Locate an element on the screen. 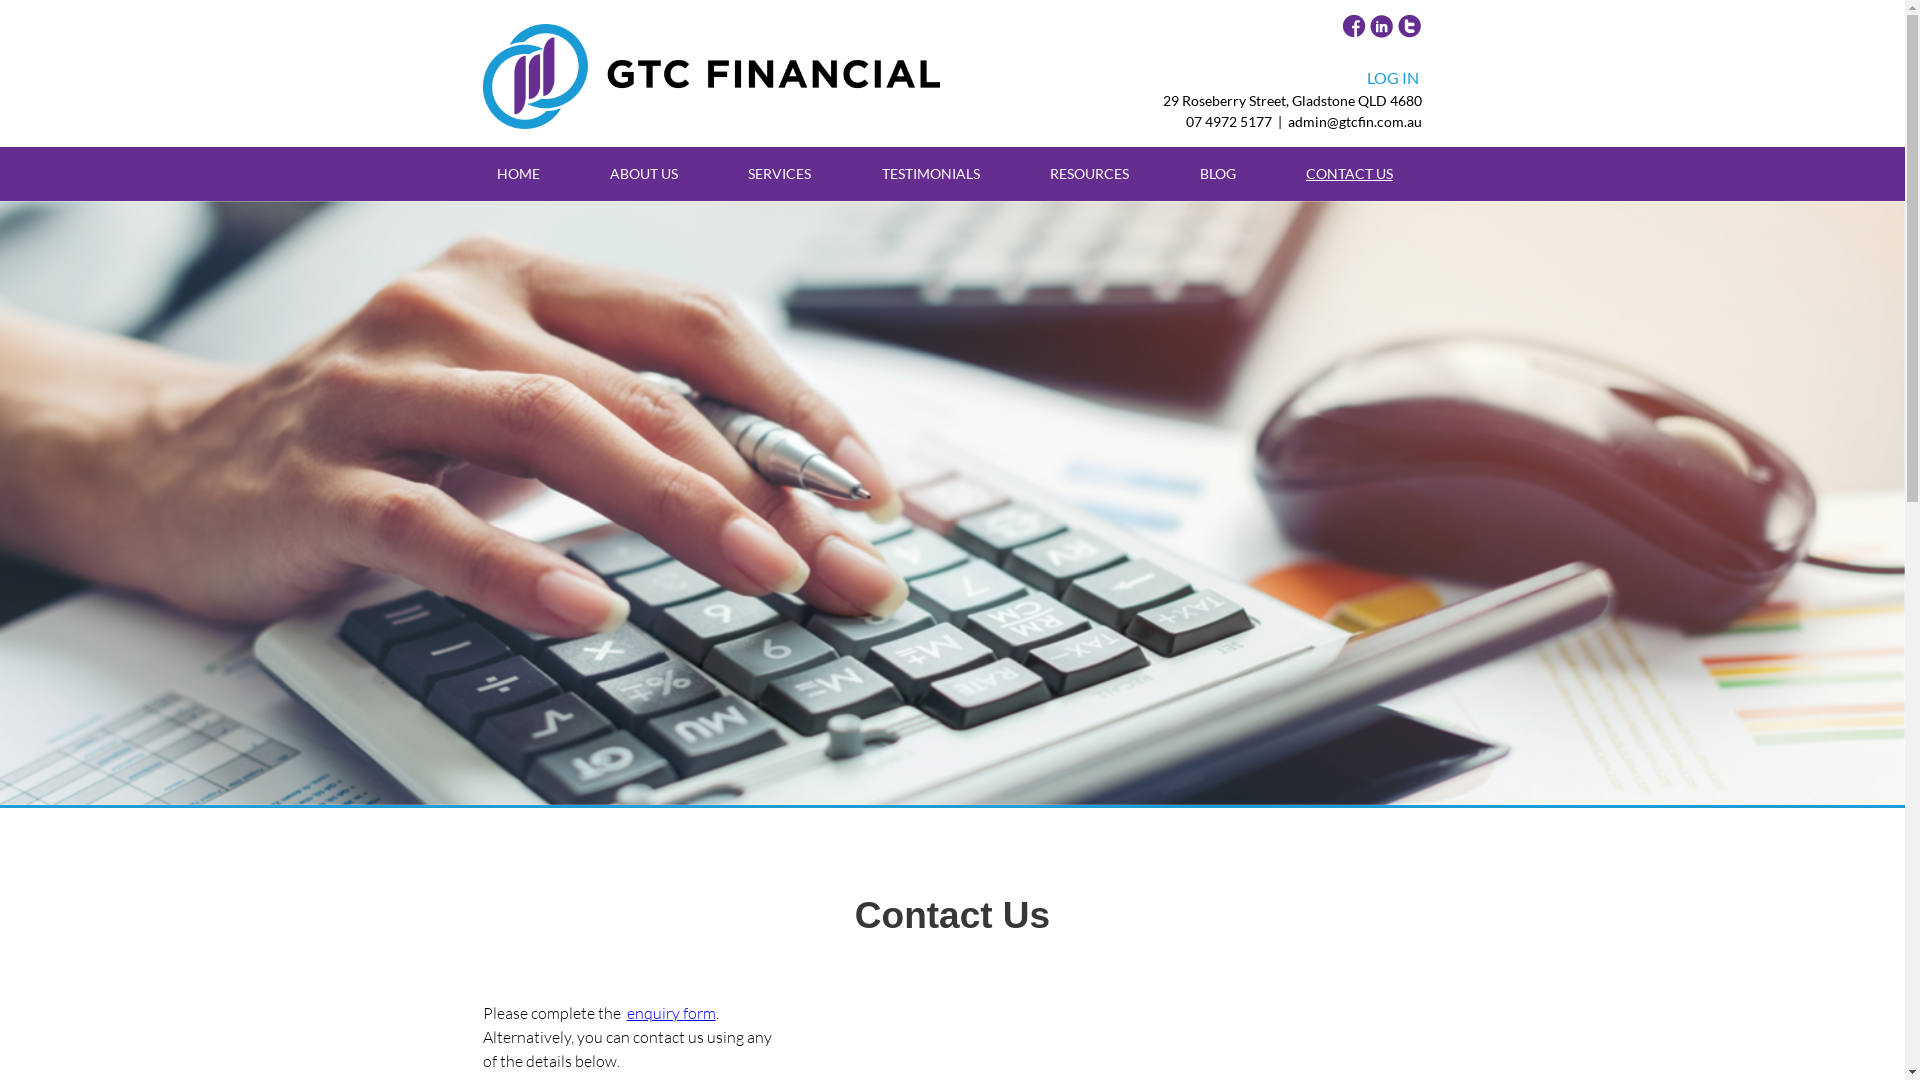 This screenshot has width=1920, height=1080. 'CONTACT US' is located at coordinates (1349, 172).